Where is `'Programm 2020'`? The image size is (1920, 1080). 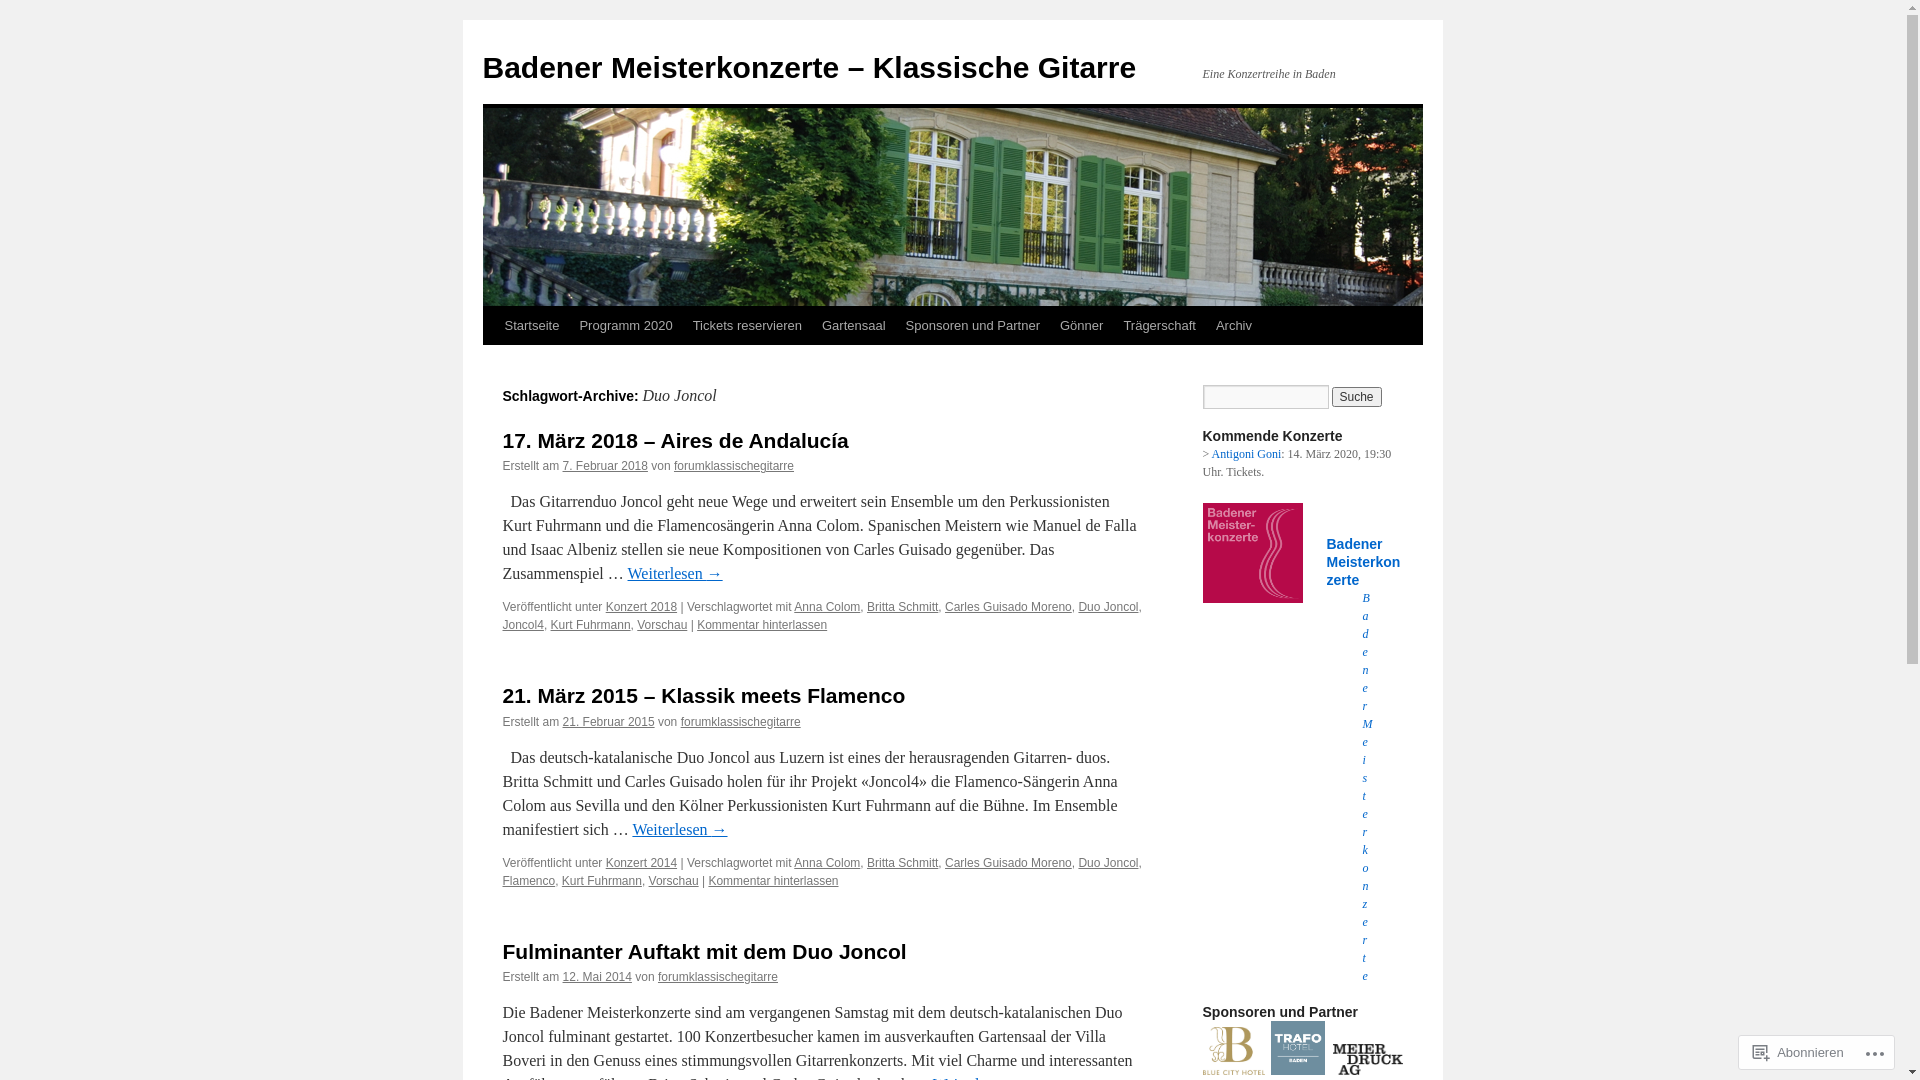
'Programm 2020' is located at coordinates (624, 325).